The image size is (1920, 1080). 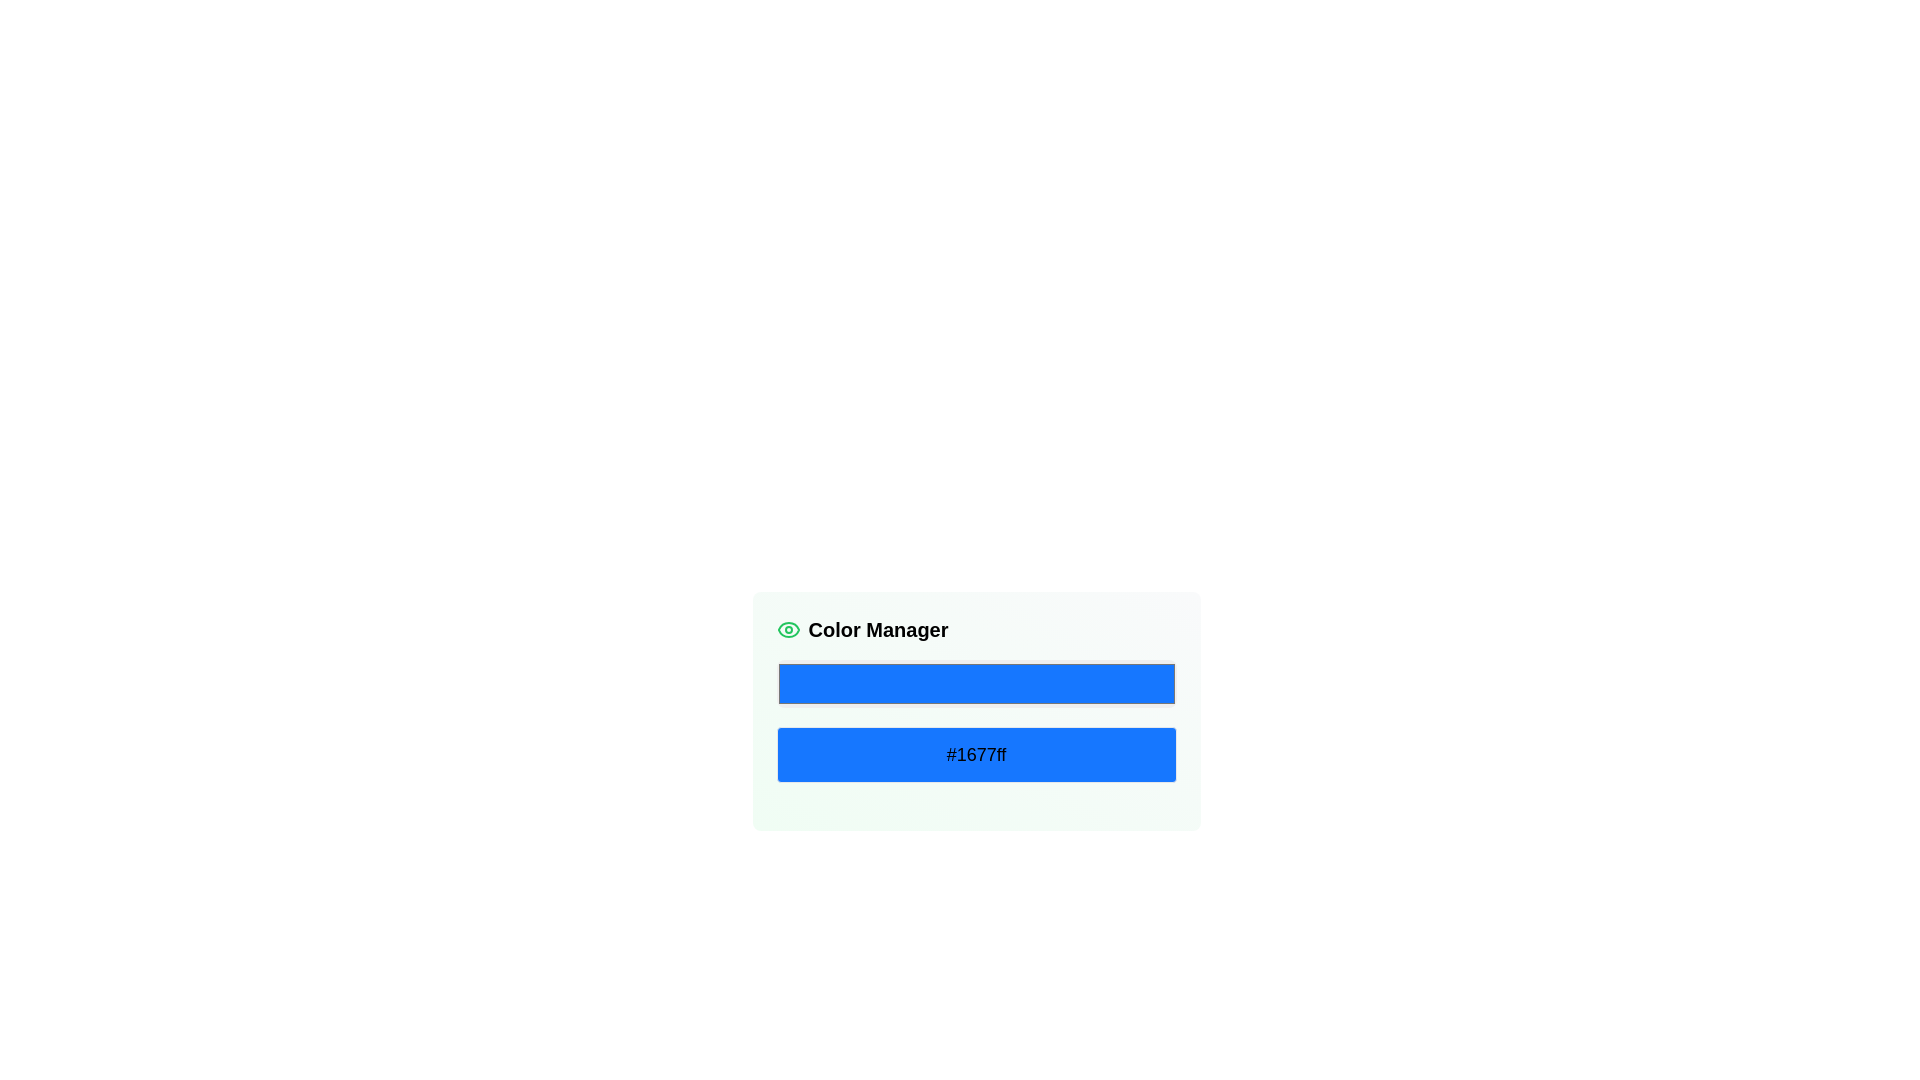 I want to click on the blue button-like informational display showing the text '#1677ff', located at the bottom of the 'Color Manager' component group, so click(x=976, y=755).